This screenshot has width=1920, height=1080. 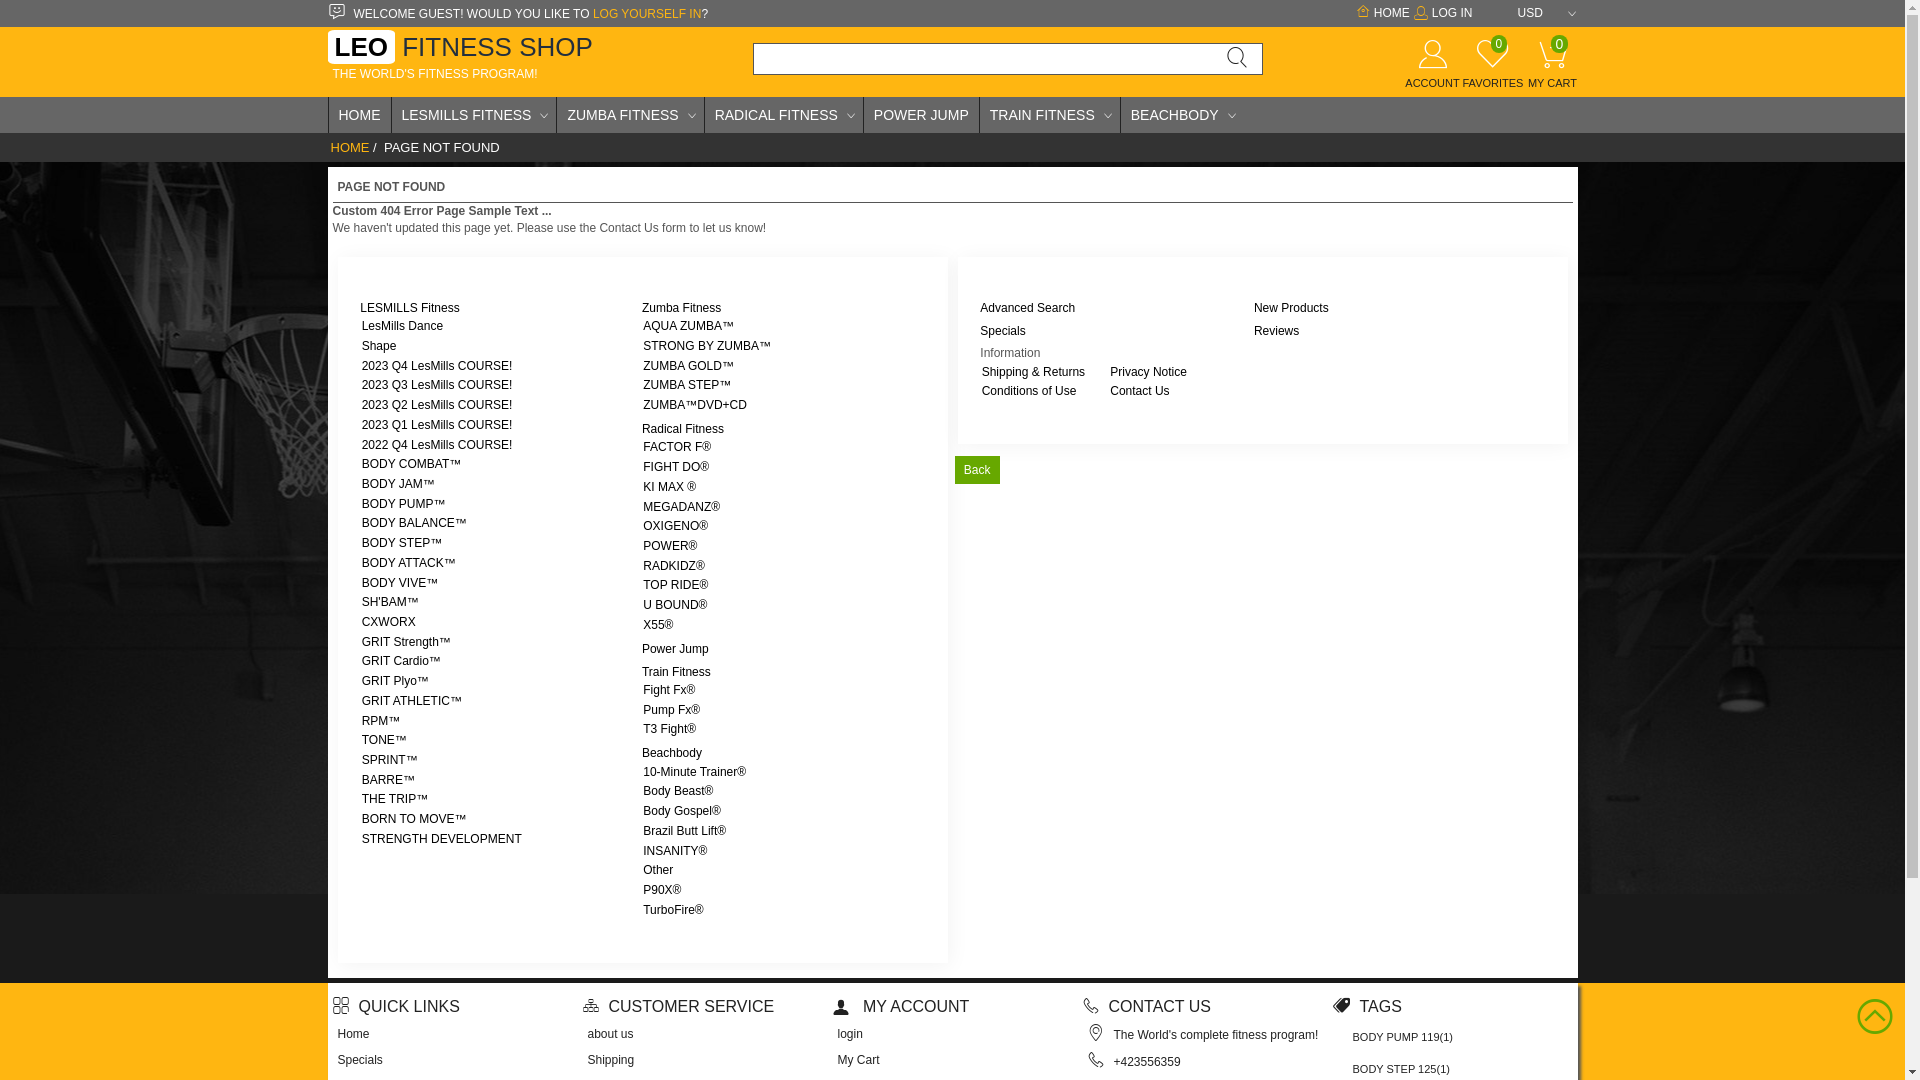 I want to click on 'Reviews', so click(x=1275, y=330).